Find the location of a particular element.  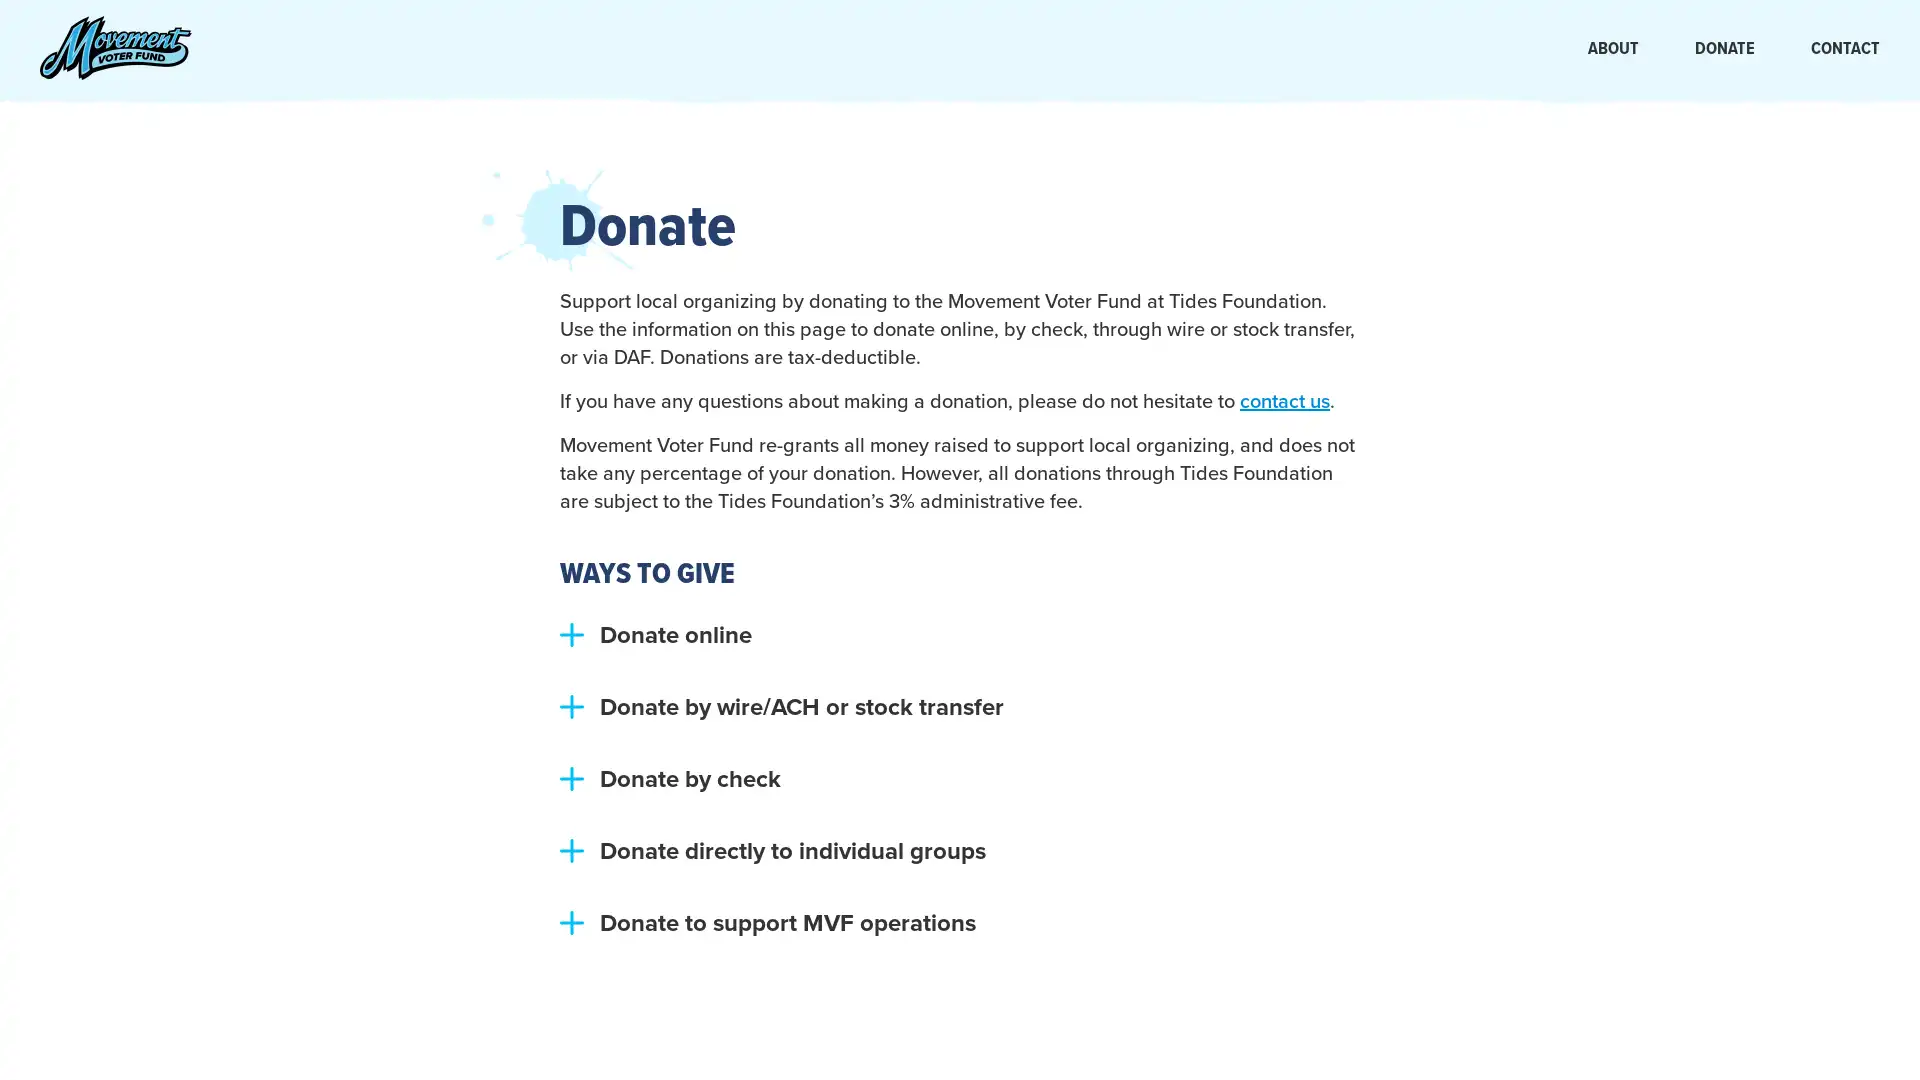

plus Donate online is located at coordinates (960, 635).